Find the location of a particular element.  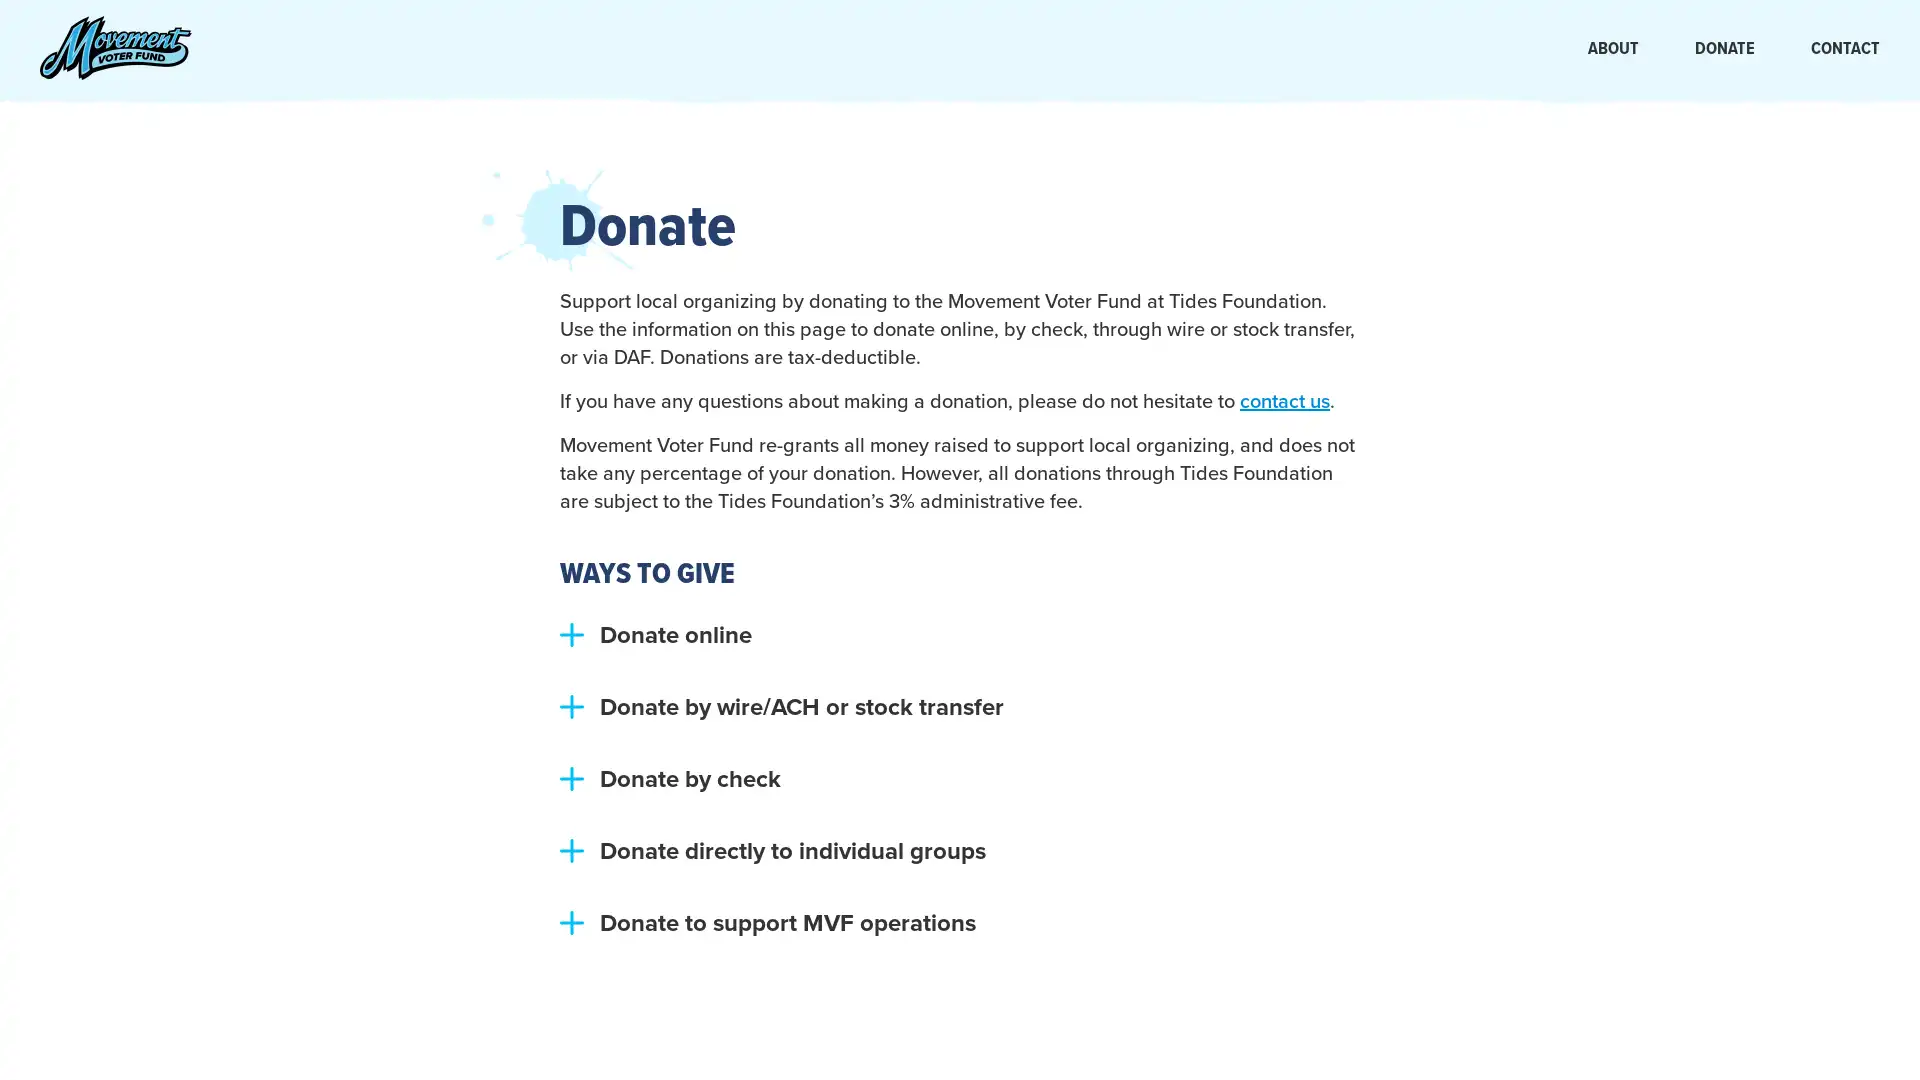

plus Donate online is located at coordinates (960, 635).